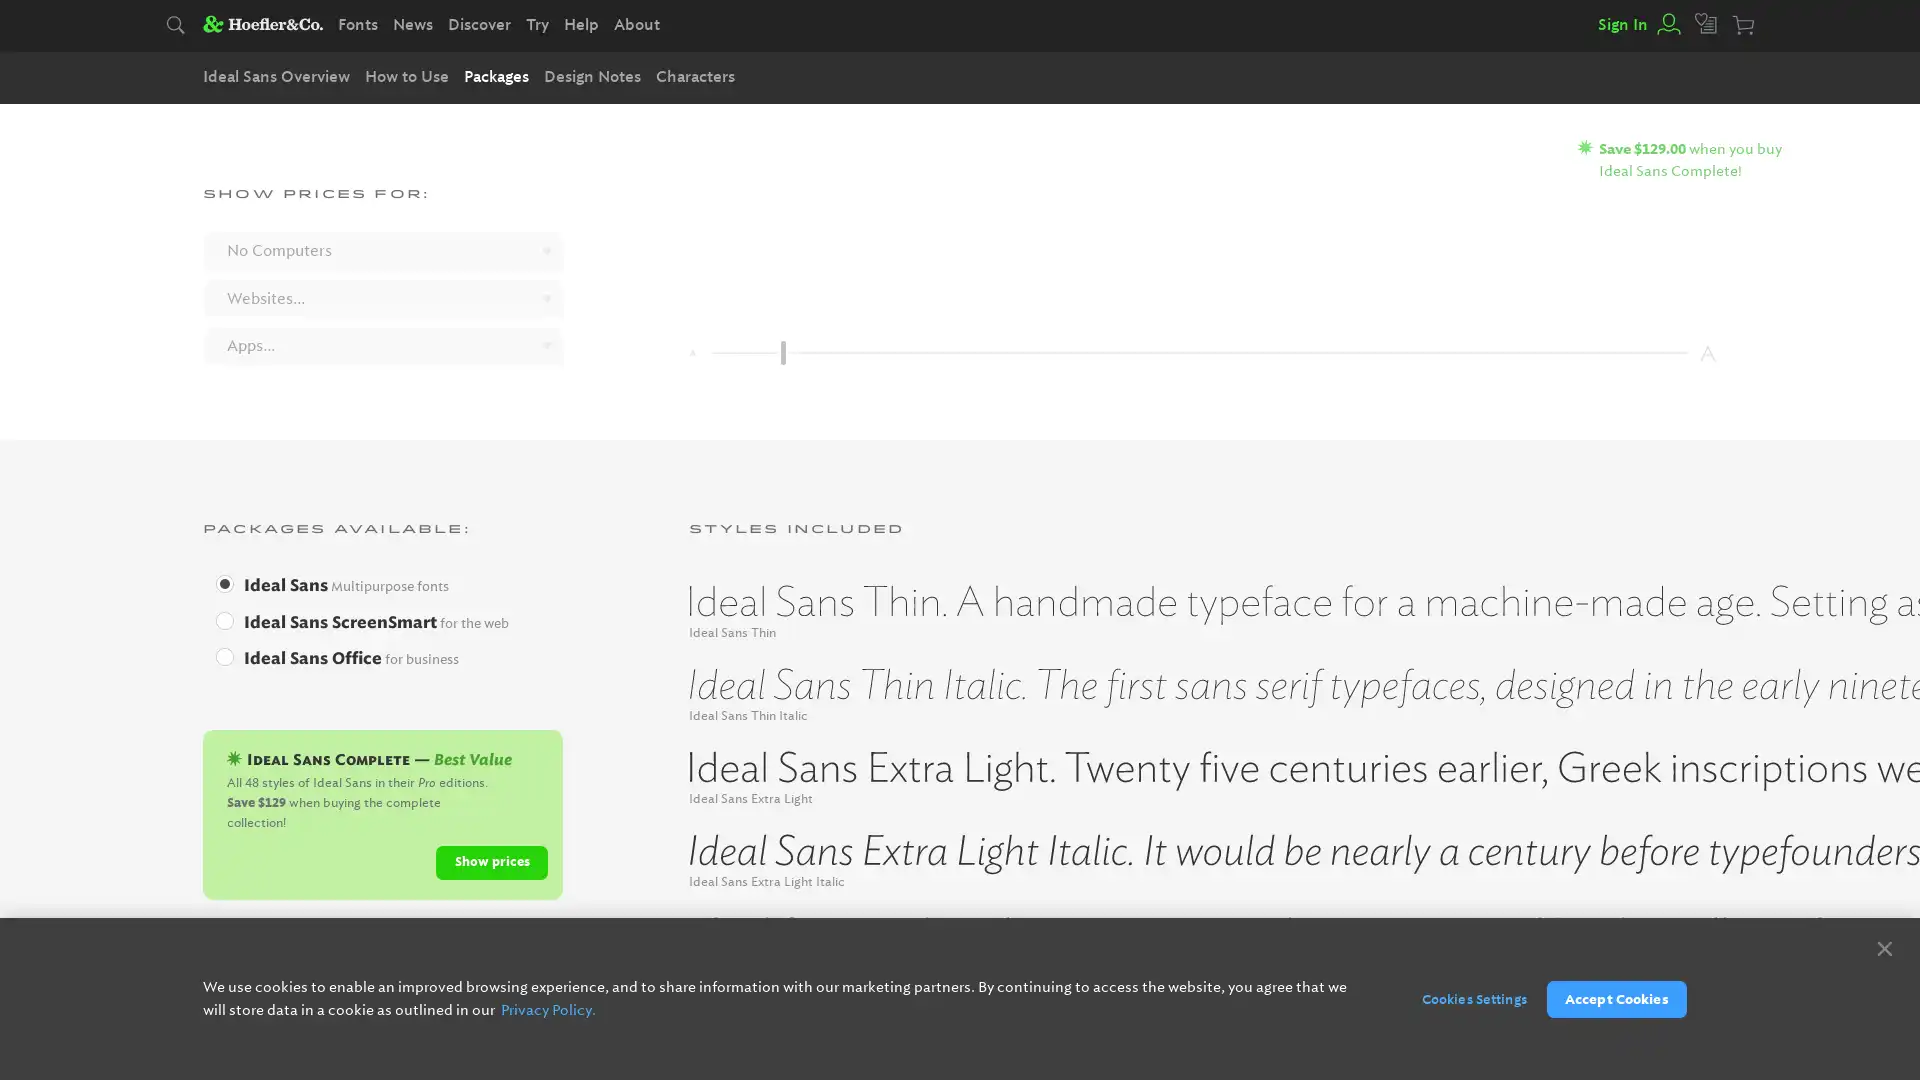 The width and height of the screenshot is (1920, 1080). I want to click on Search typography.com, so click(177, 26).